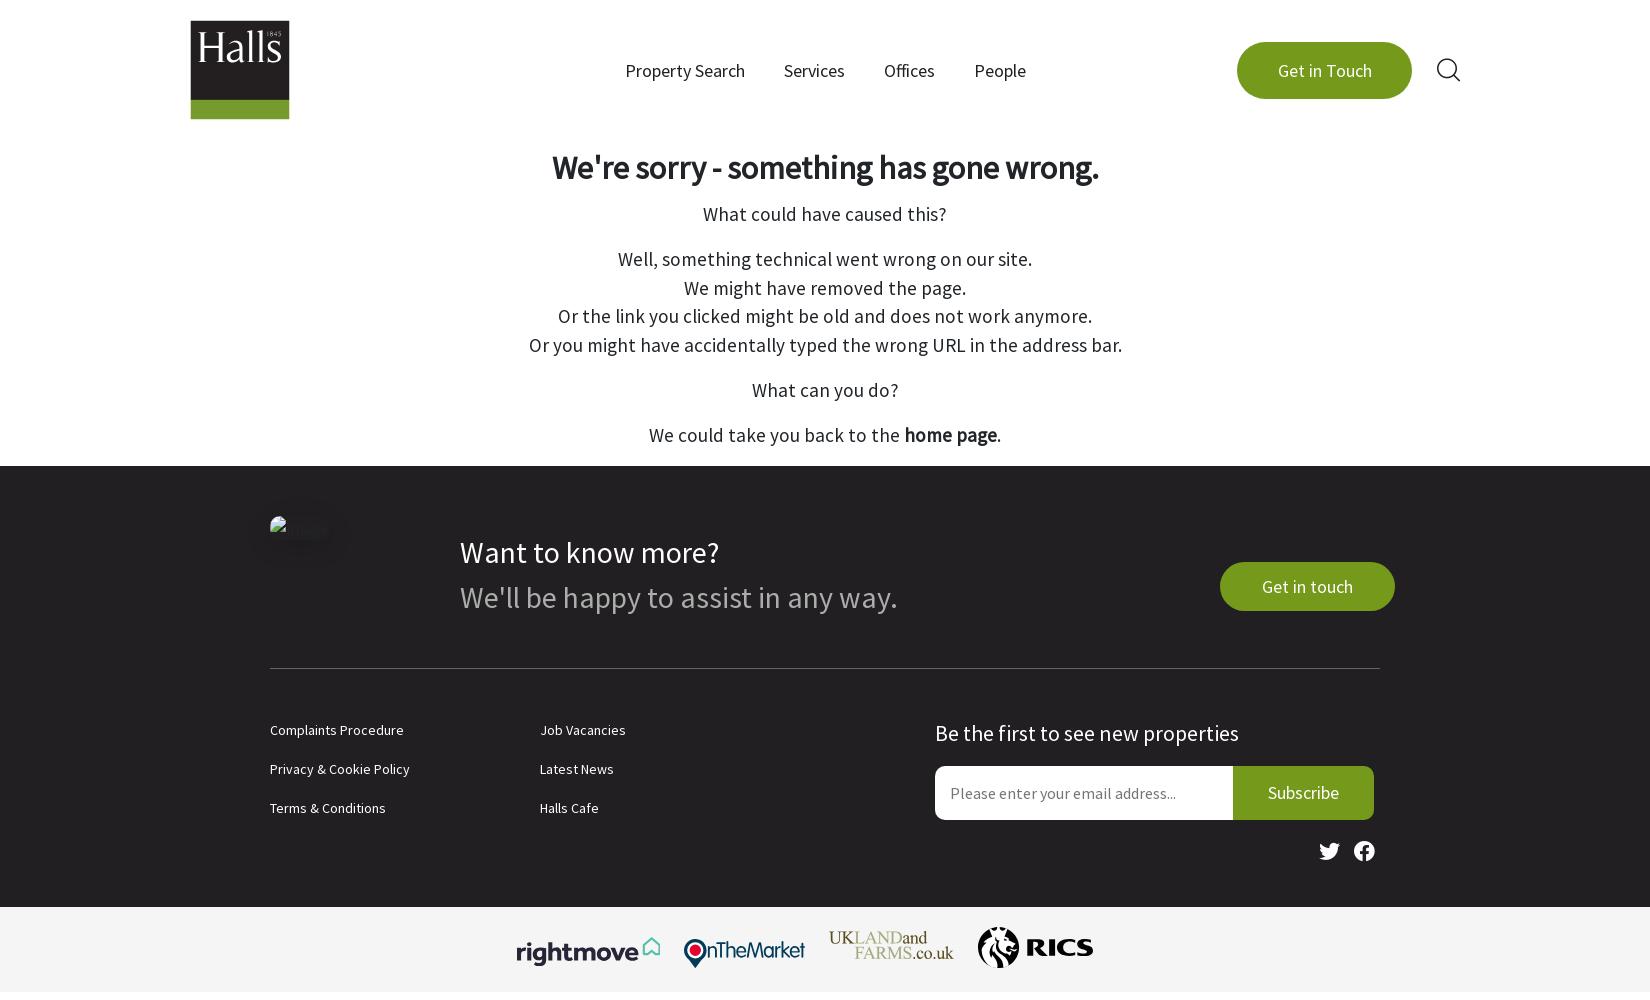  Describe the element at coordinates (950, 434) in the screenshot. I see `'home page'` at that location.